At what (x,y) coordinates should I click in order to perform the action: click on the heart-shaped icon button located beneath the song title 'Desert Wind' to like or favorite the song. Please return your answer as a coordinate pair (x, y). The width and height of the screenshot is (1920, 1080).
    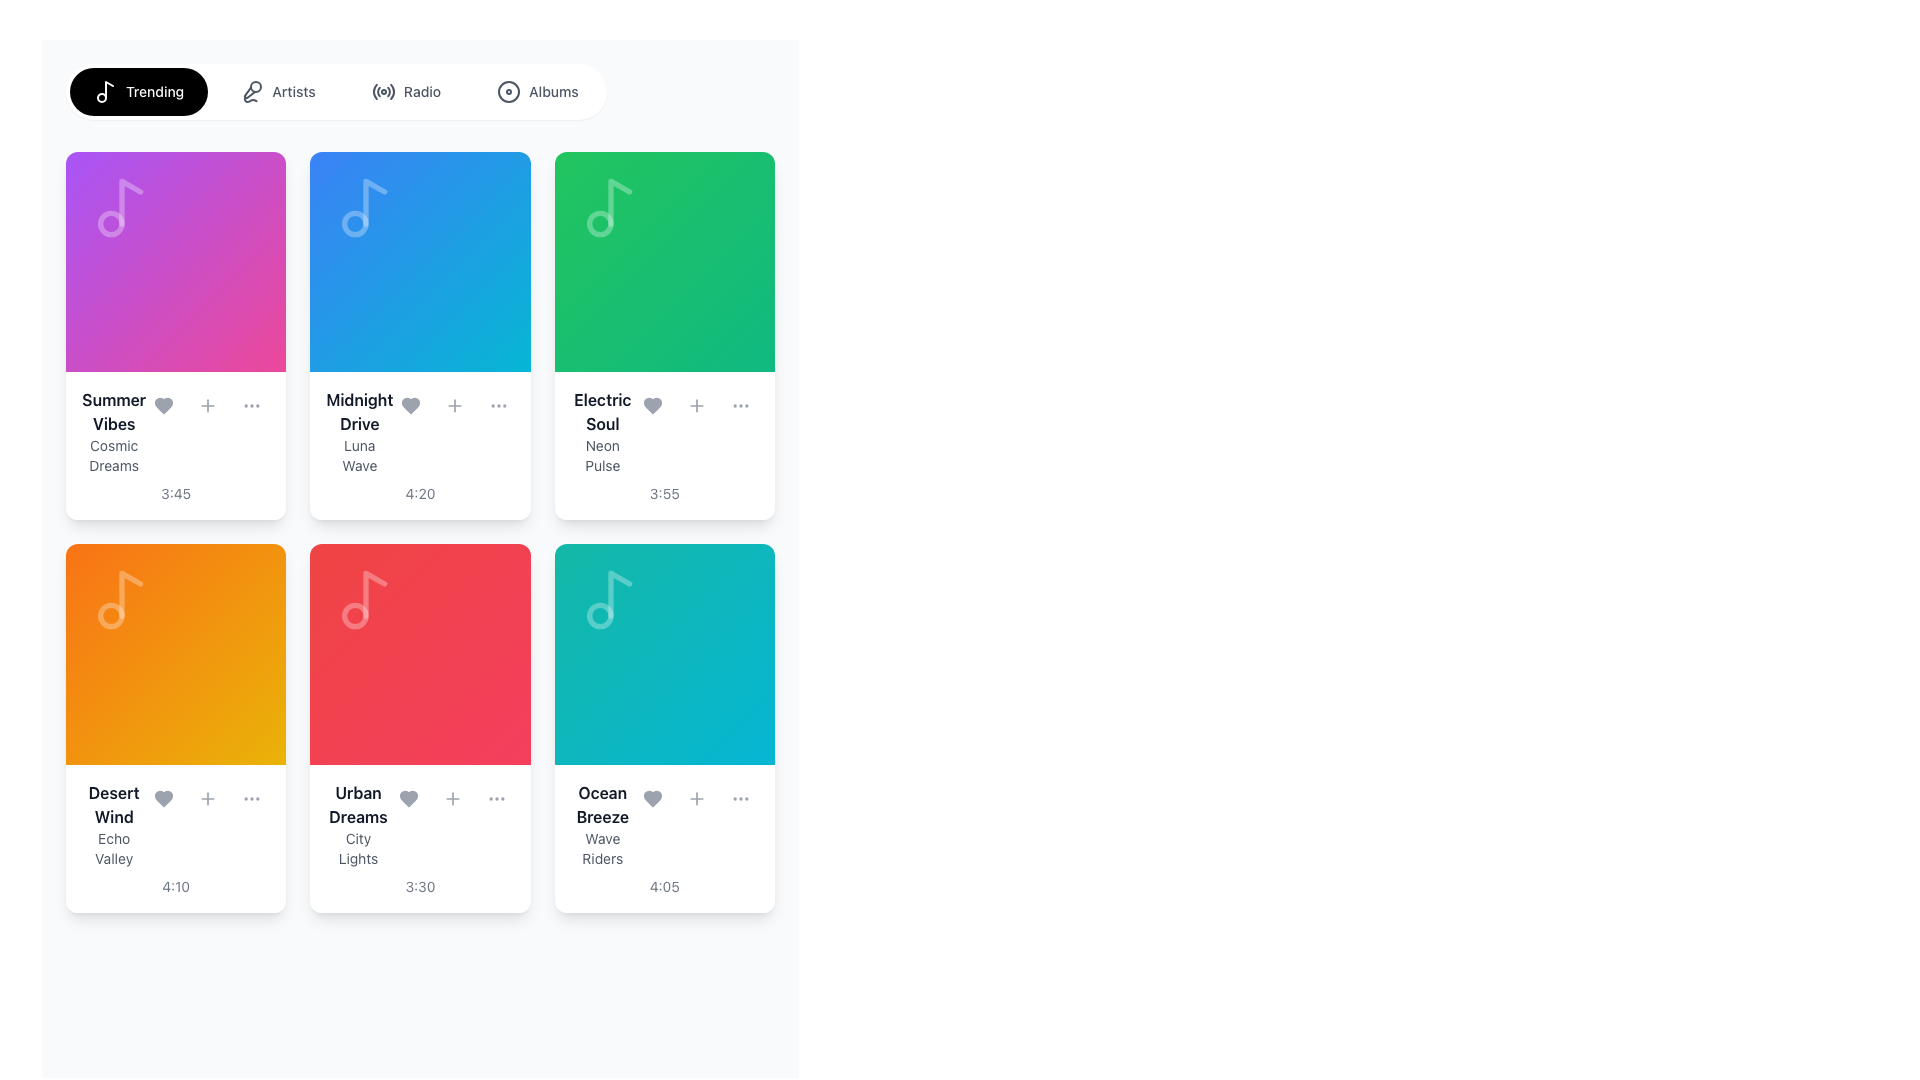
    Looking at the image, I should click on (164, 797).